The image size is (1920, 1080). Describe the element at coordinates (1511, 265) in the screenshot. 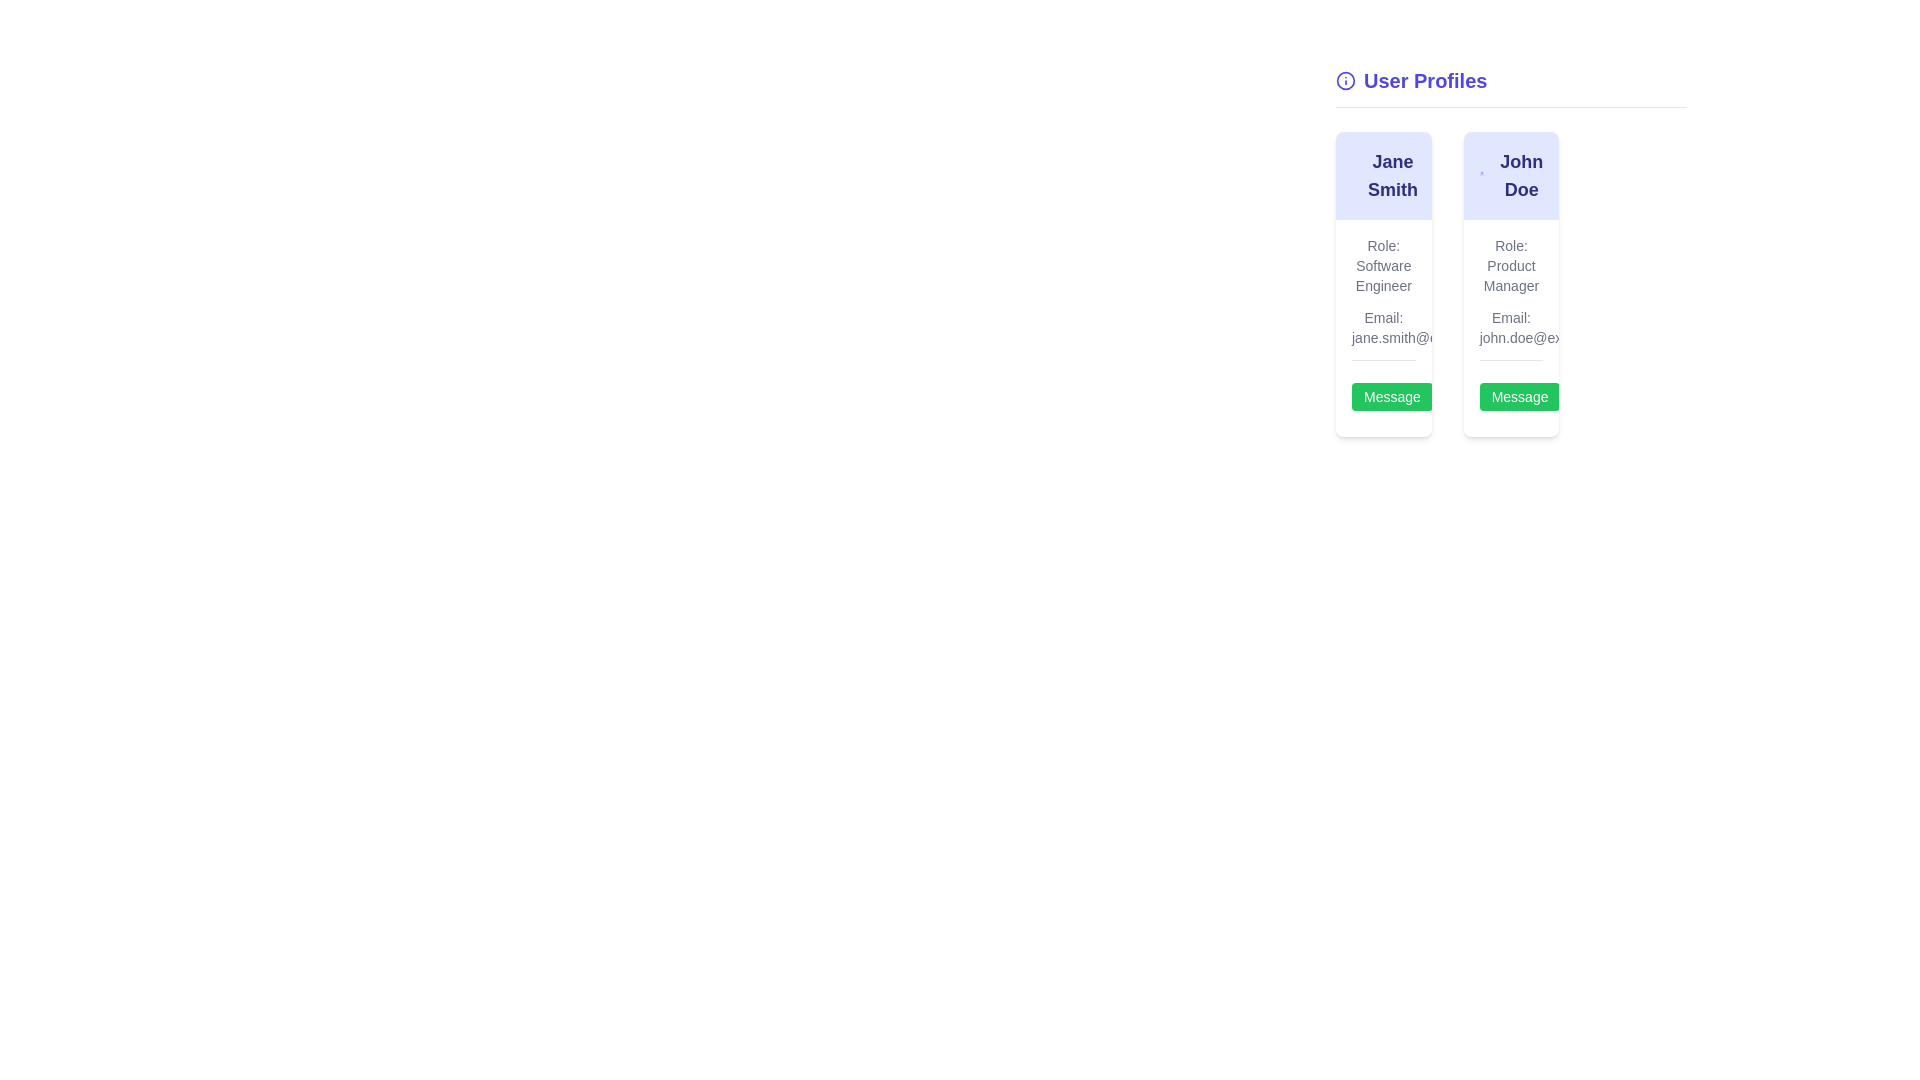

I see `the static text element that displays the job title of 'John Doe' in the User Profiles section, located below the name and above the email address` at that location.